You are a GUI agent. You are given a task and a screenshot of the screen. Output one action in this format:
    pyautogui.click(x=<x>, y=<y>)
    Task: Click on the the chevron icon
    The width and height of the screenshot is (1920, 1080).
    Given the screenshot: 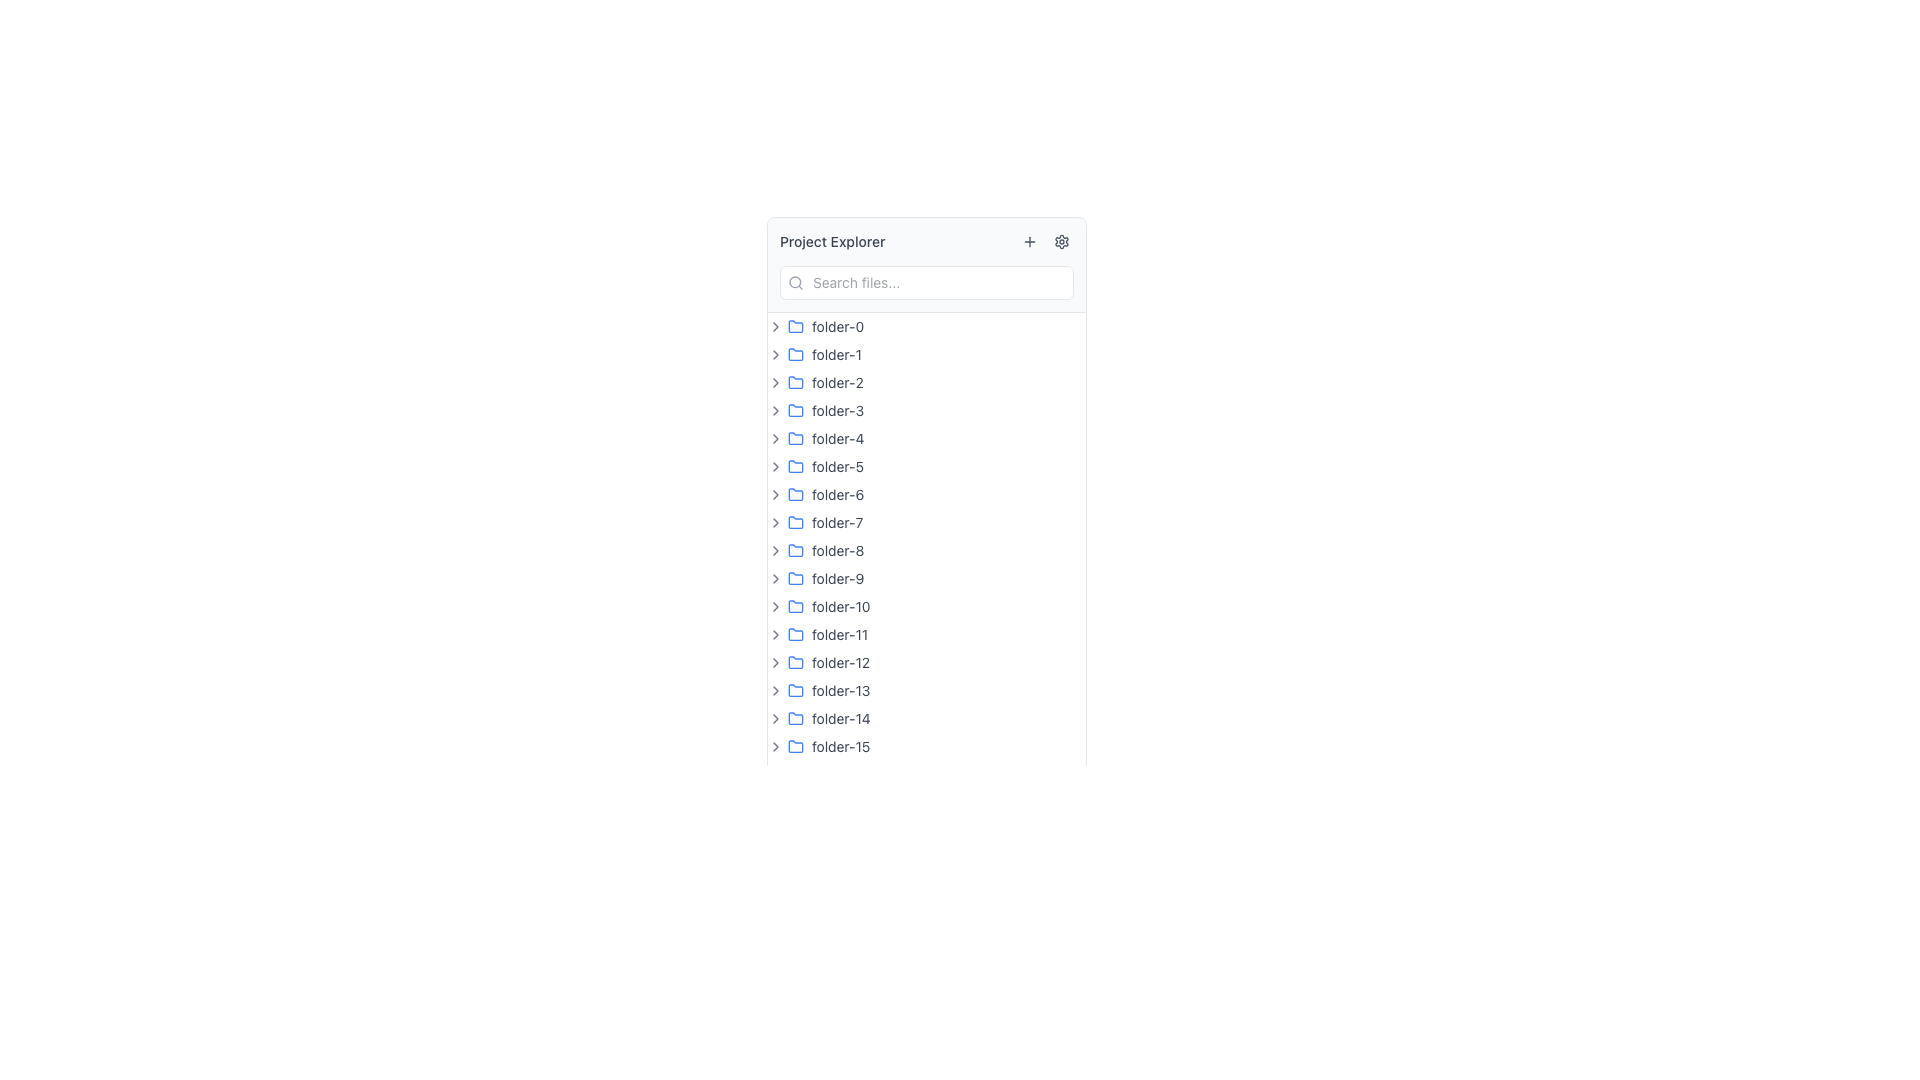 What is the action you would take?
    pyautogui.click(x=775, y=410)
    